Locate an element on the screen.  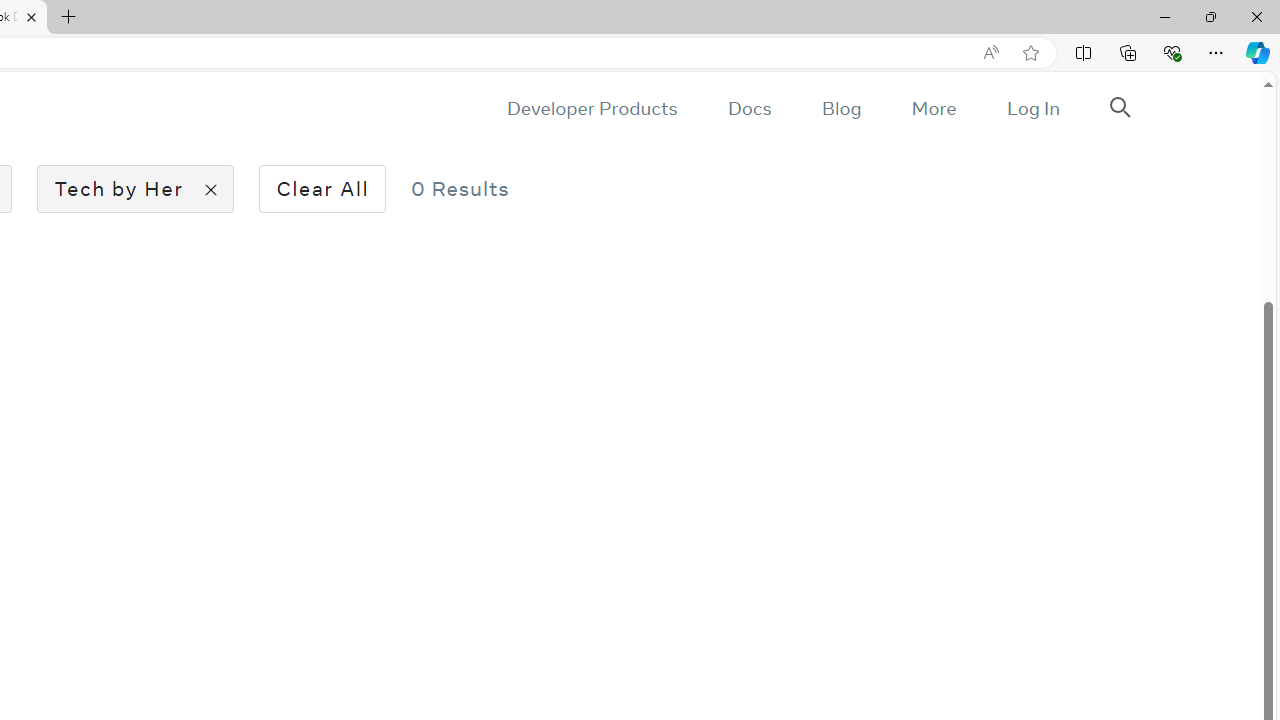
'Log In' is located at coordinates (1032, 108).